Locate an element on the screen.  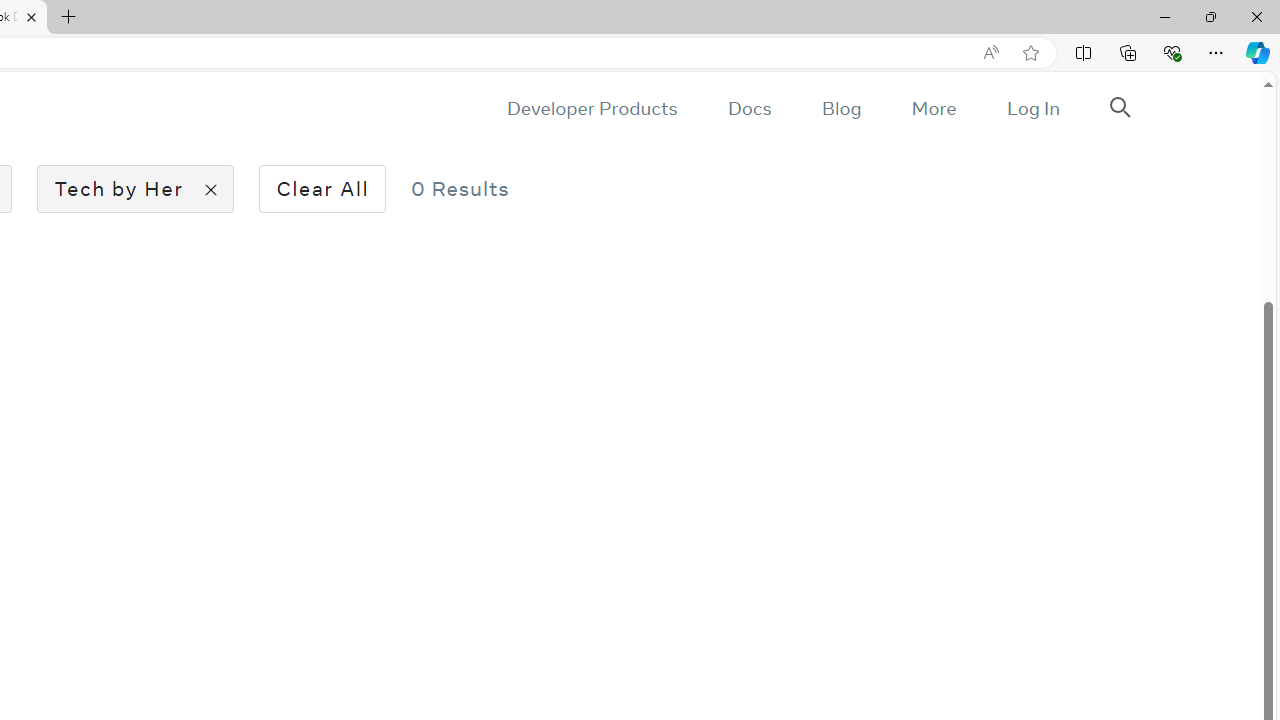
'Log In' is located at coordinates (1032, 108).